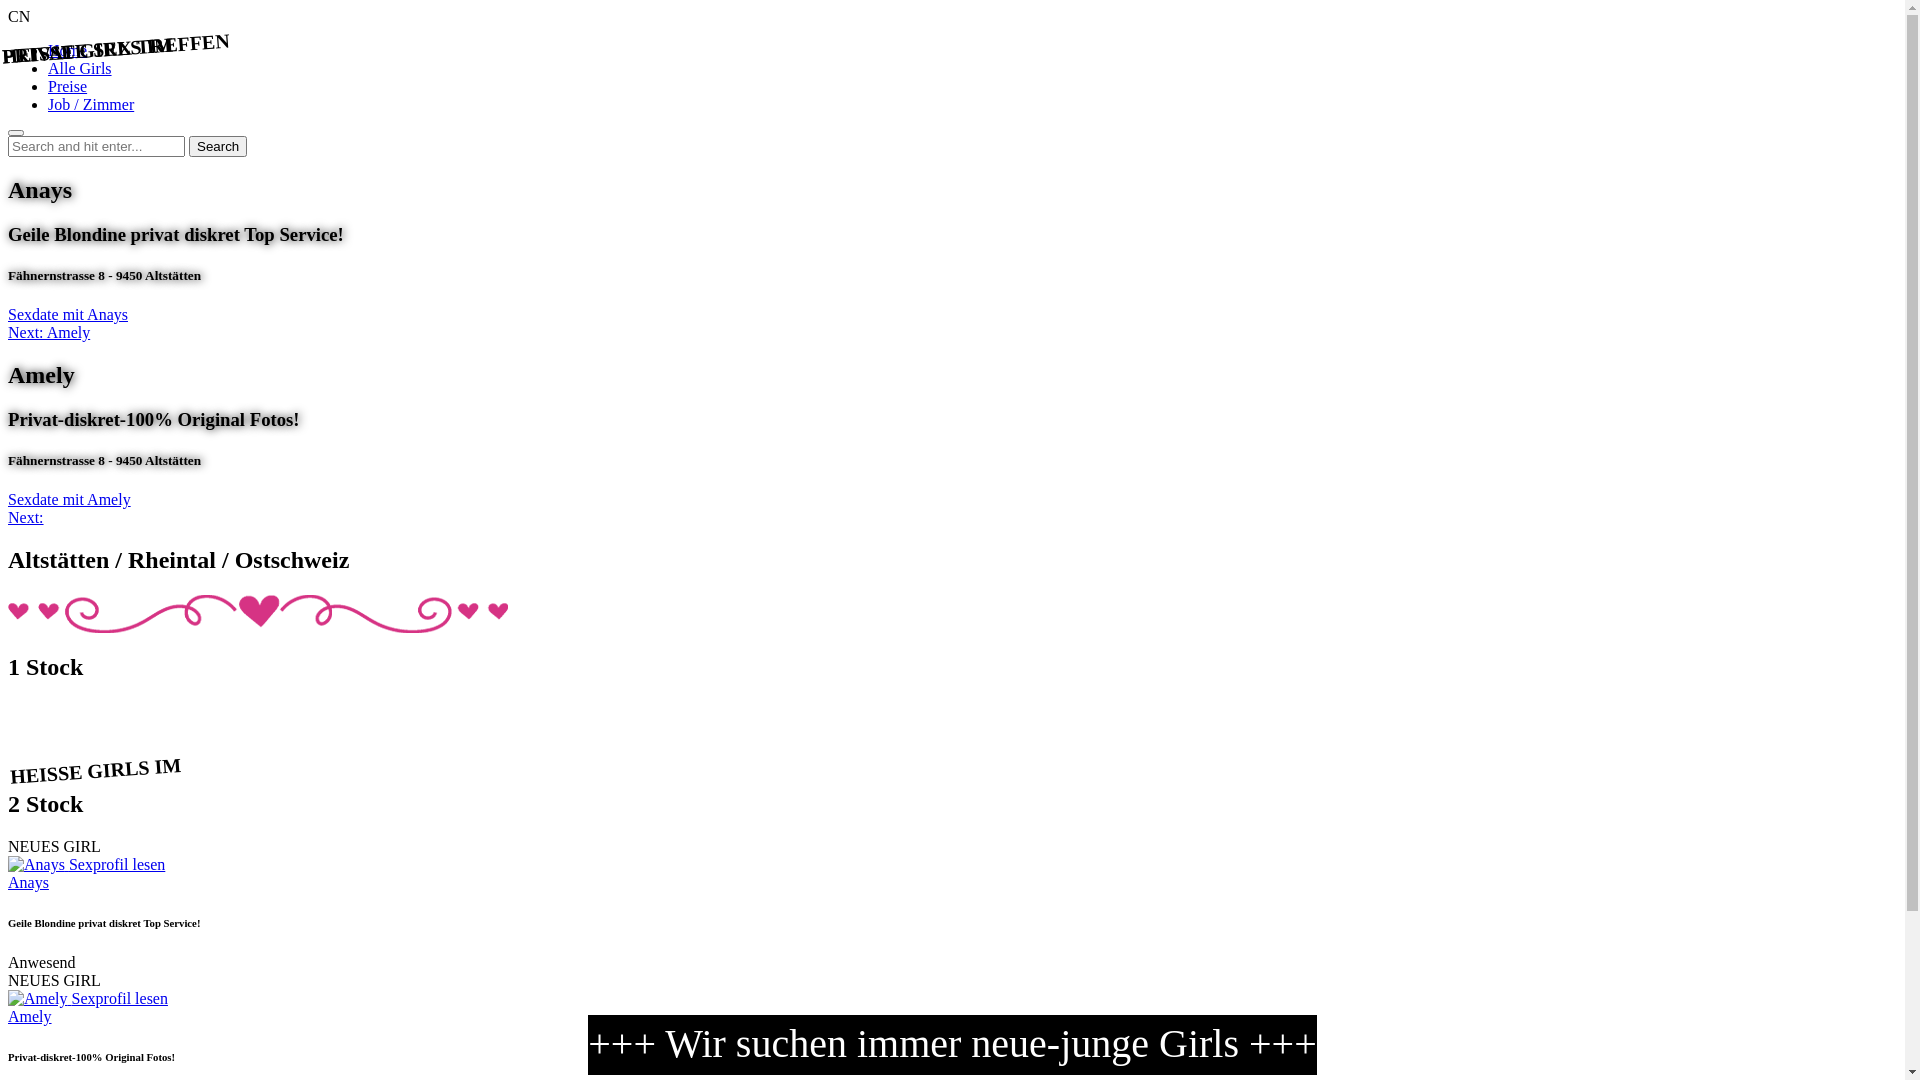 The height and width of the screenshot is (1080, 1920). Describe the element at coordinates (67, 85) in the screenshot. I see `'Preise'` at that location.